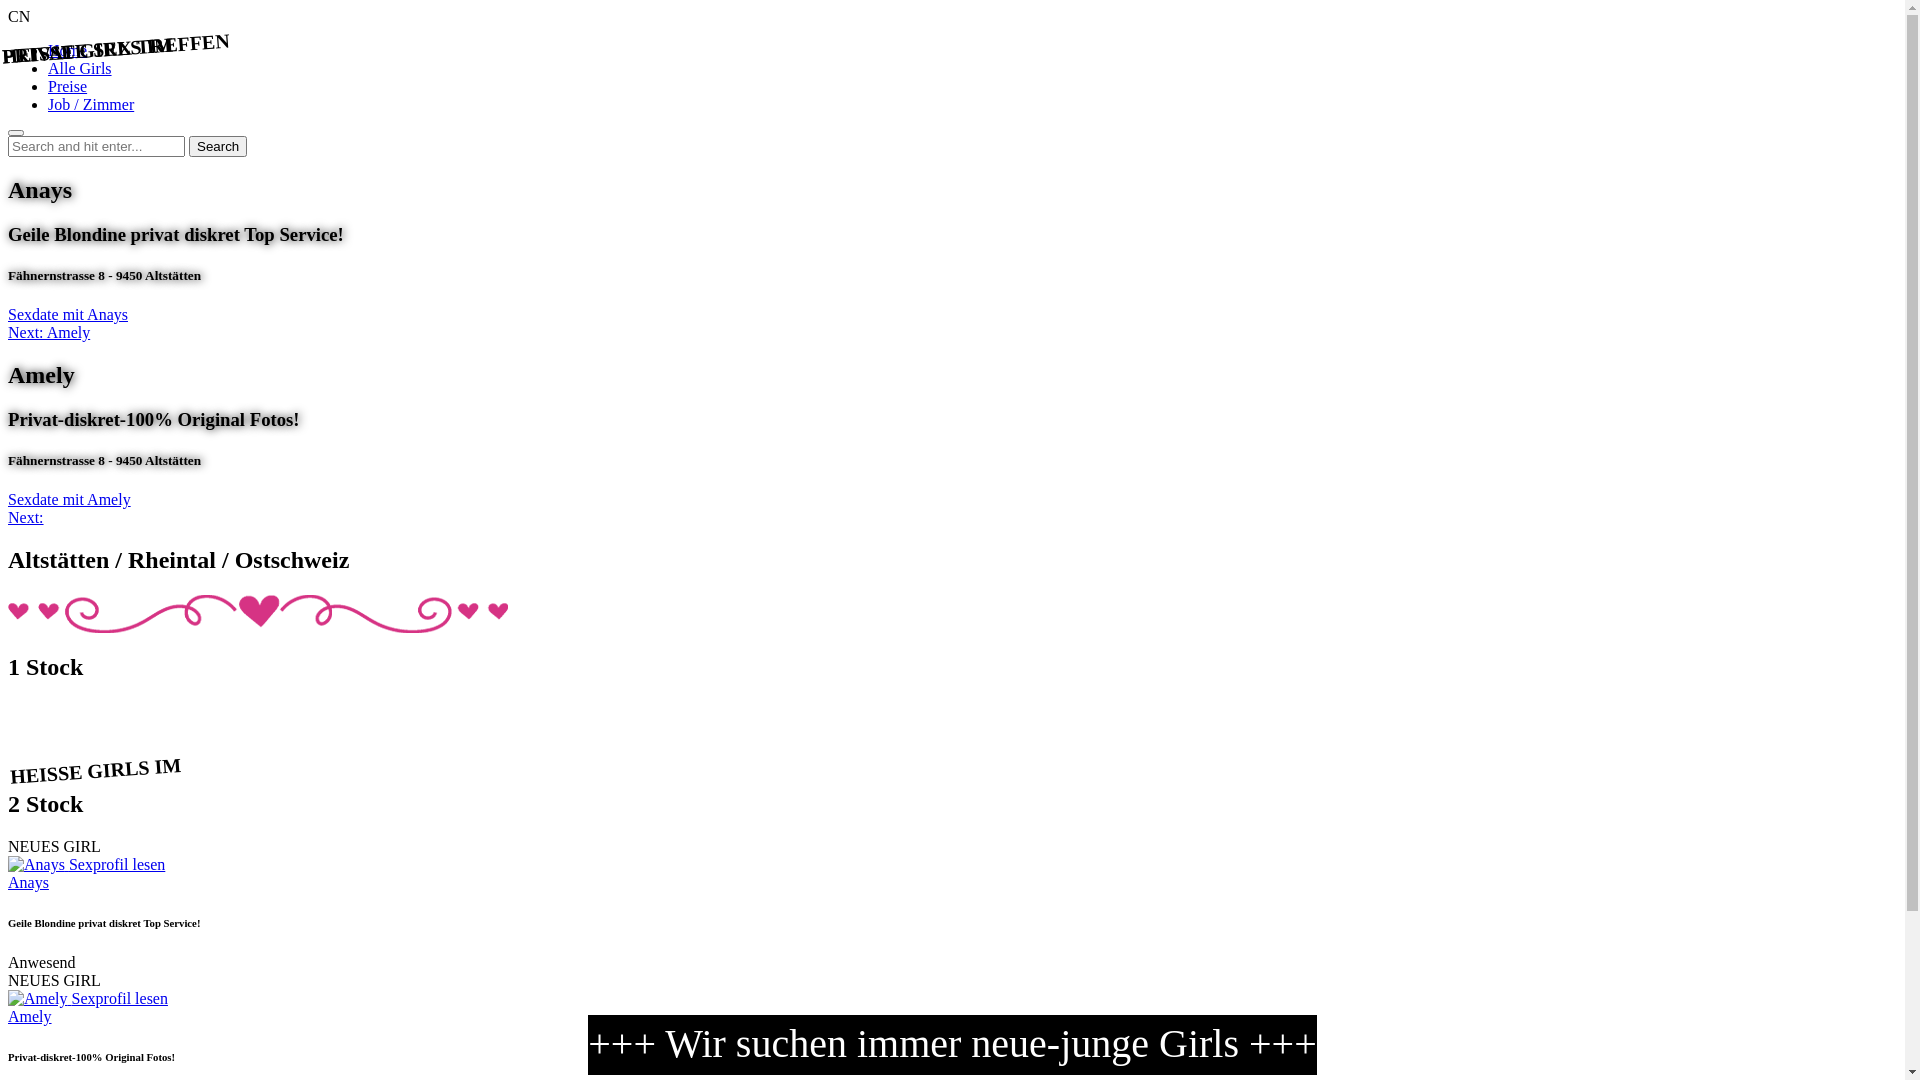 The height and width of the screenshot is (1080, 1920). Describe the element at coordinates (67, 85) in the screenshot. I see `'Preise'` at that location.